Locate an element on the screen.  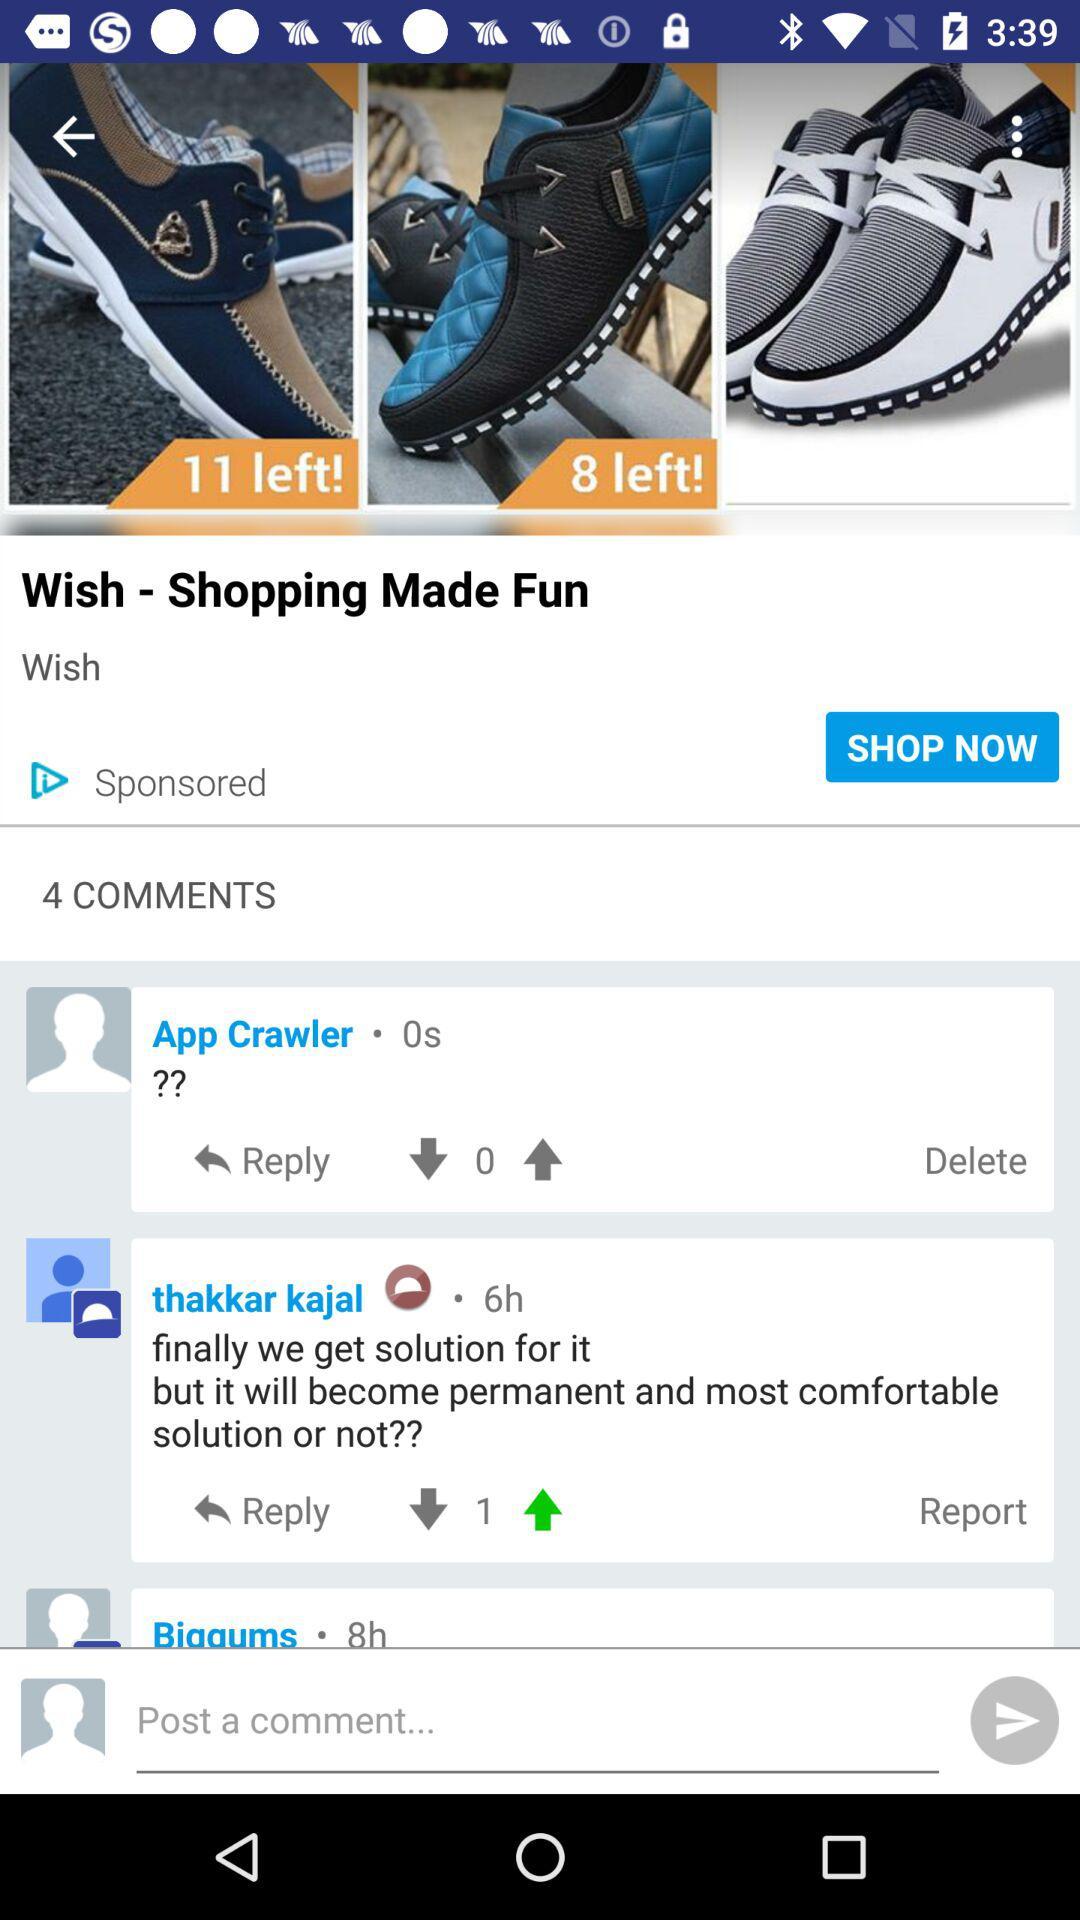
the wish shopping made item is located at coordinates (540, 576).